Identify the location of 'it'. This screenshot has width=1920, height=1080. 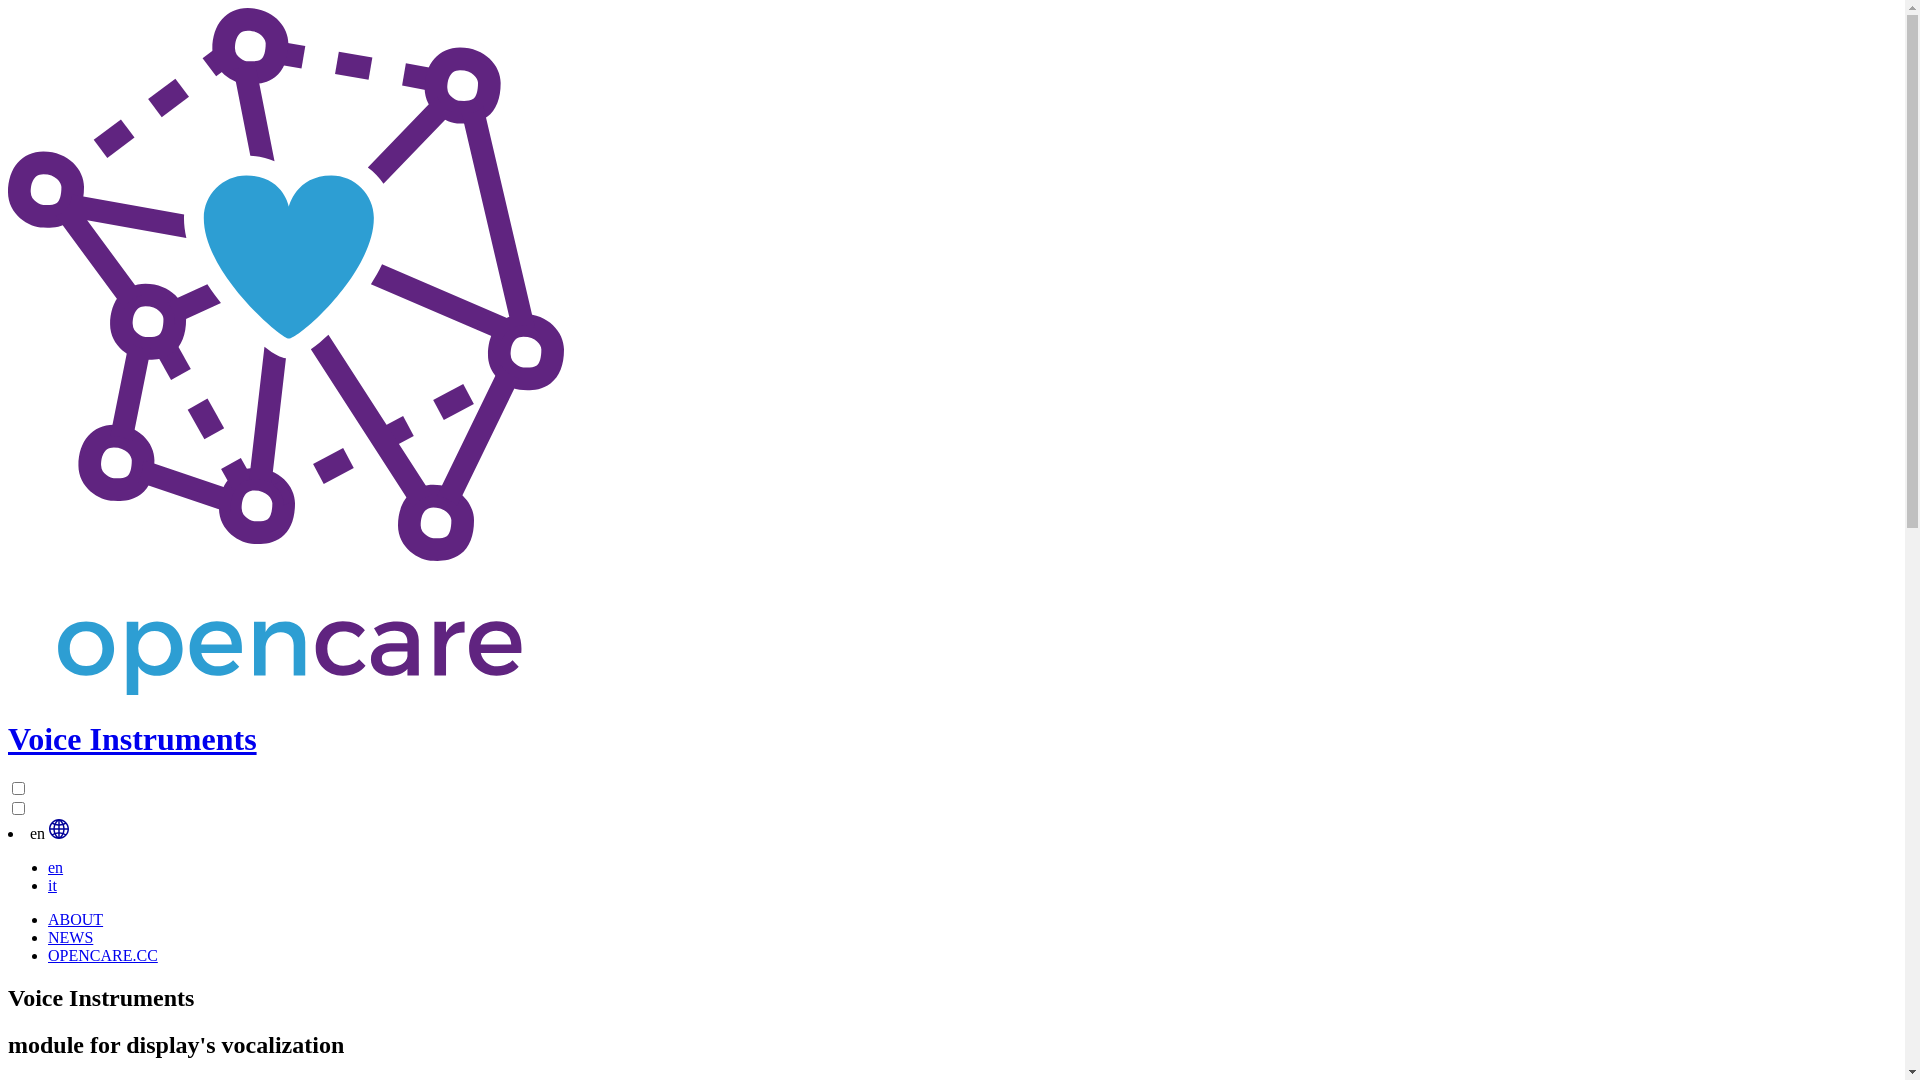
(52, 884).